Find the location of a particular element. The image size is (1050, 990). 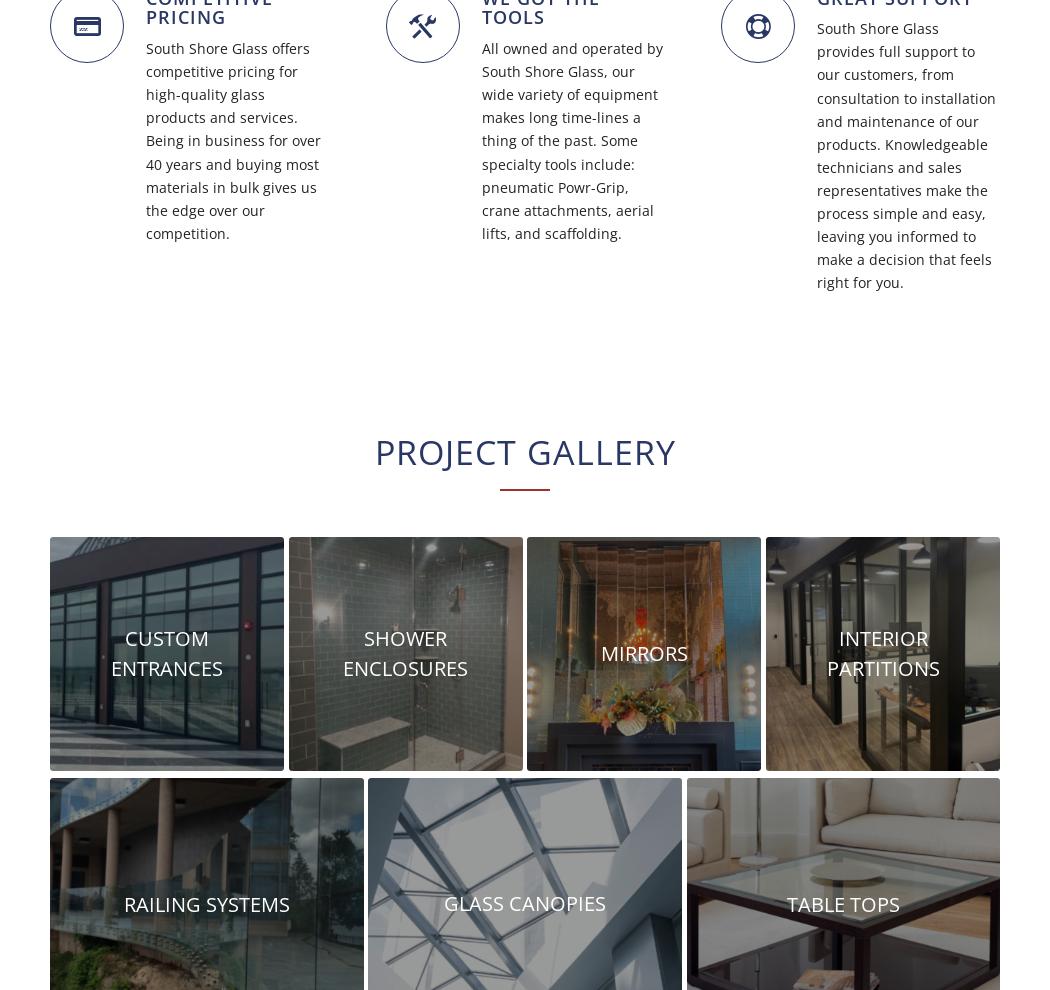

'TABLE TOPS' is located at coordinates (842, 902).